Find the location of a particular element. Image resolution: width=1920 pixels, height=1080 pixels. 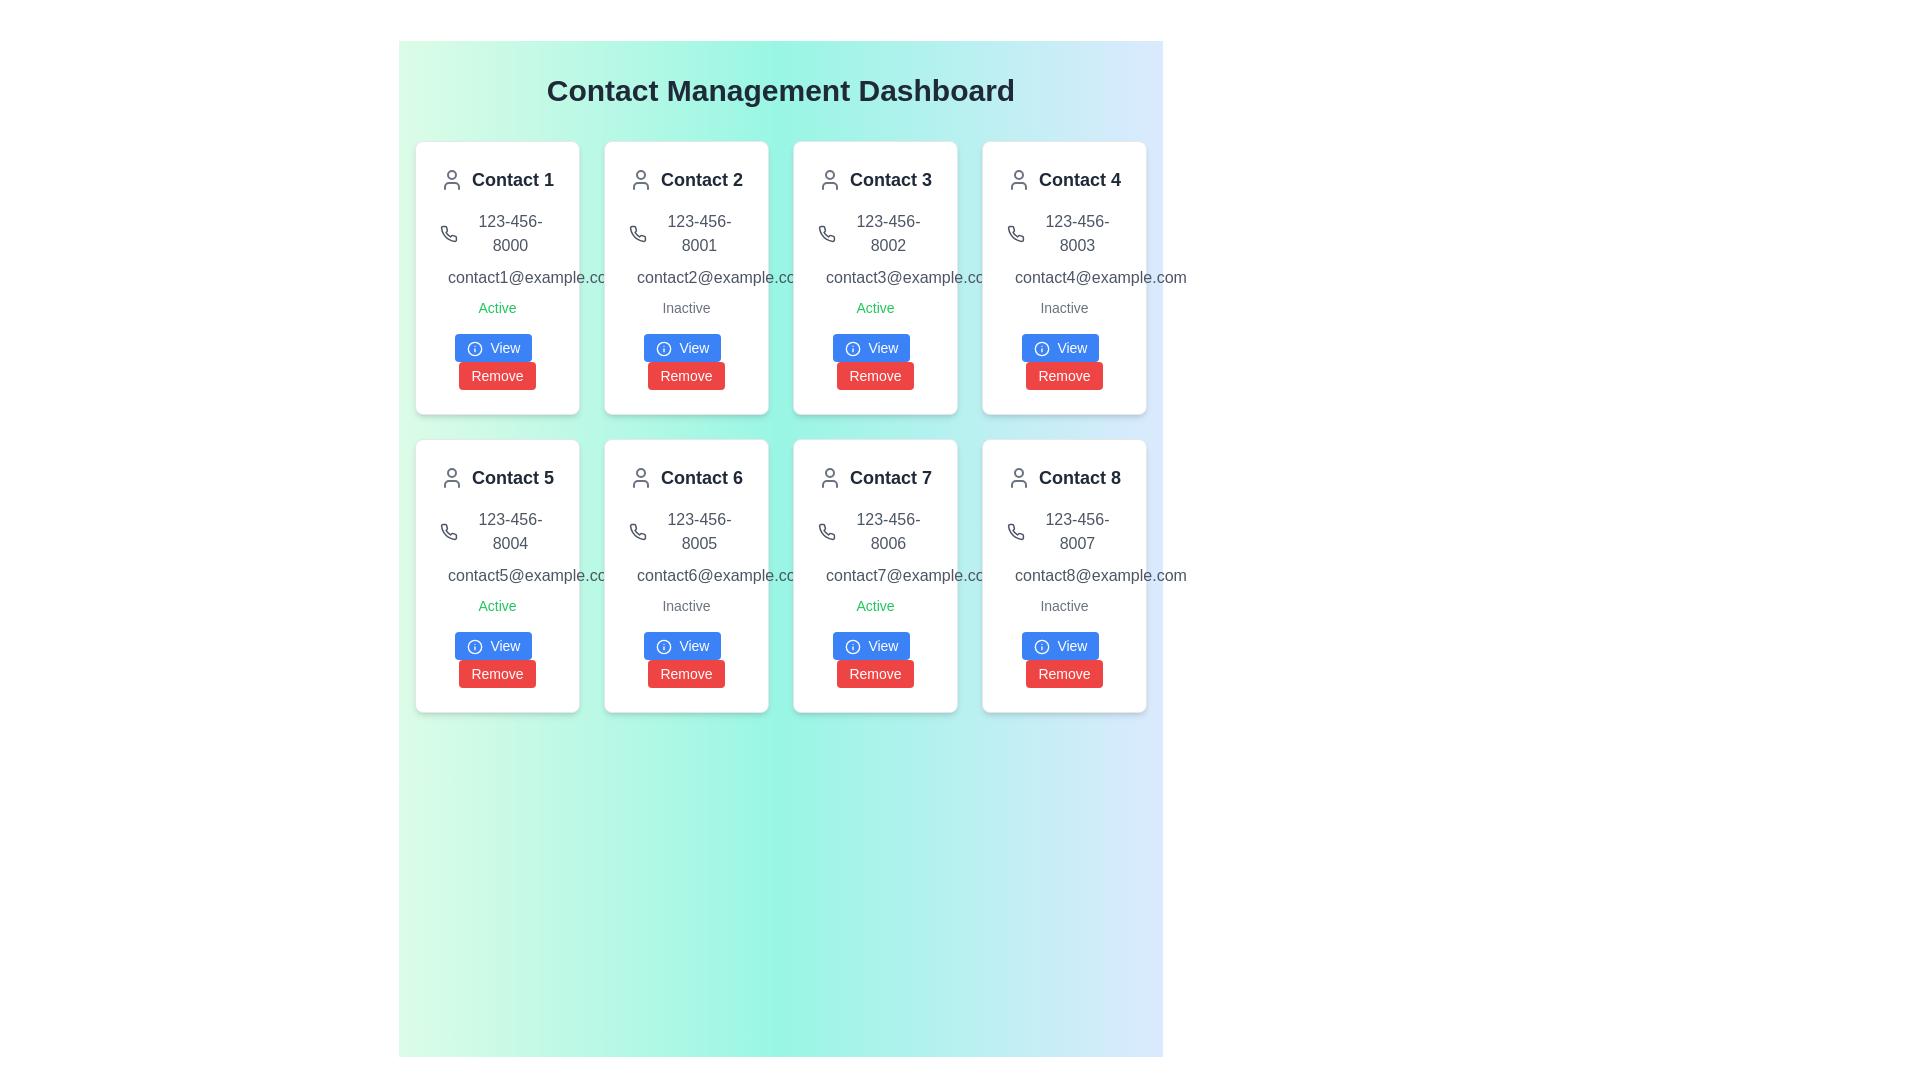

the interactive button group located within the card labeled 'Contact 8' is located at coordinates (1063, 659).